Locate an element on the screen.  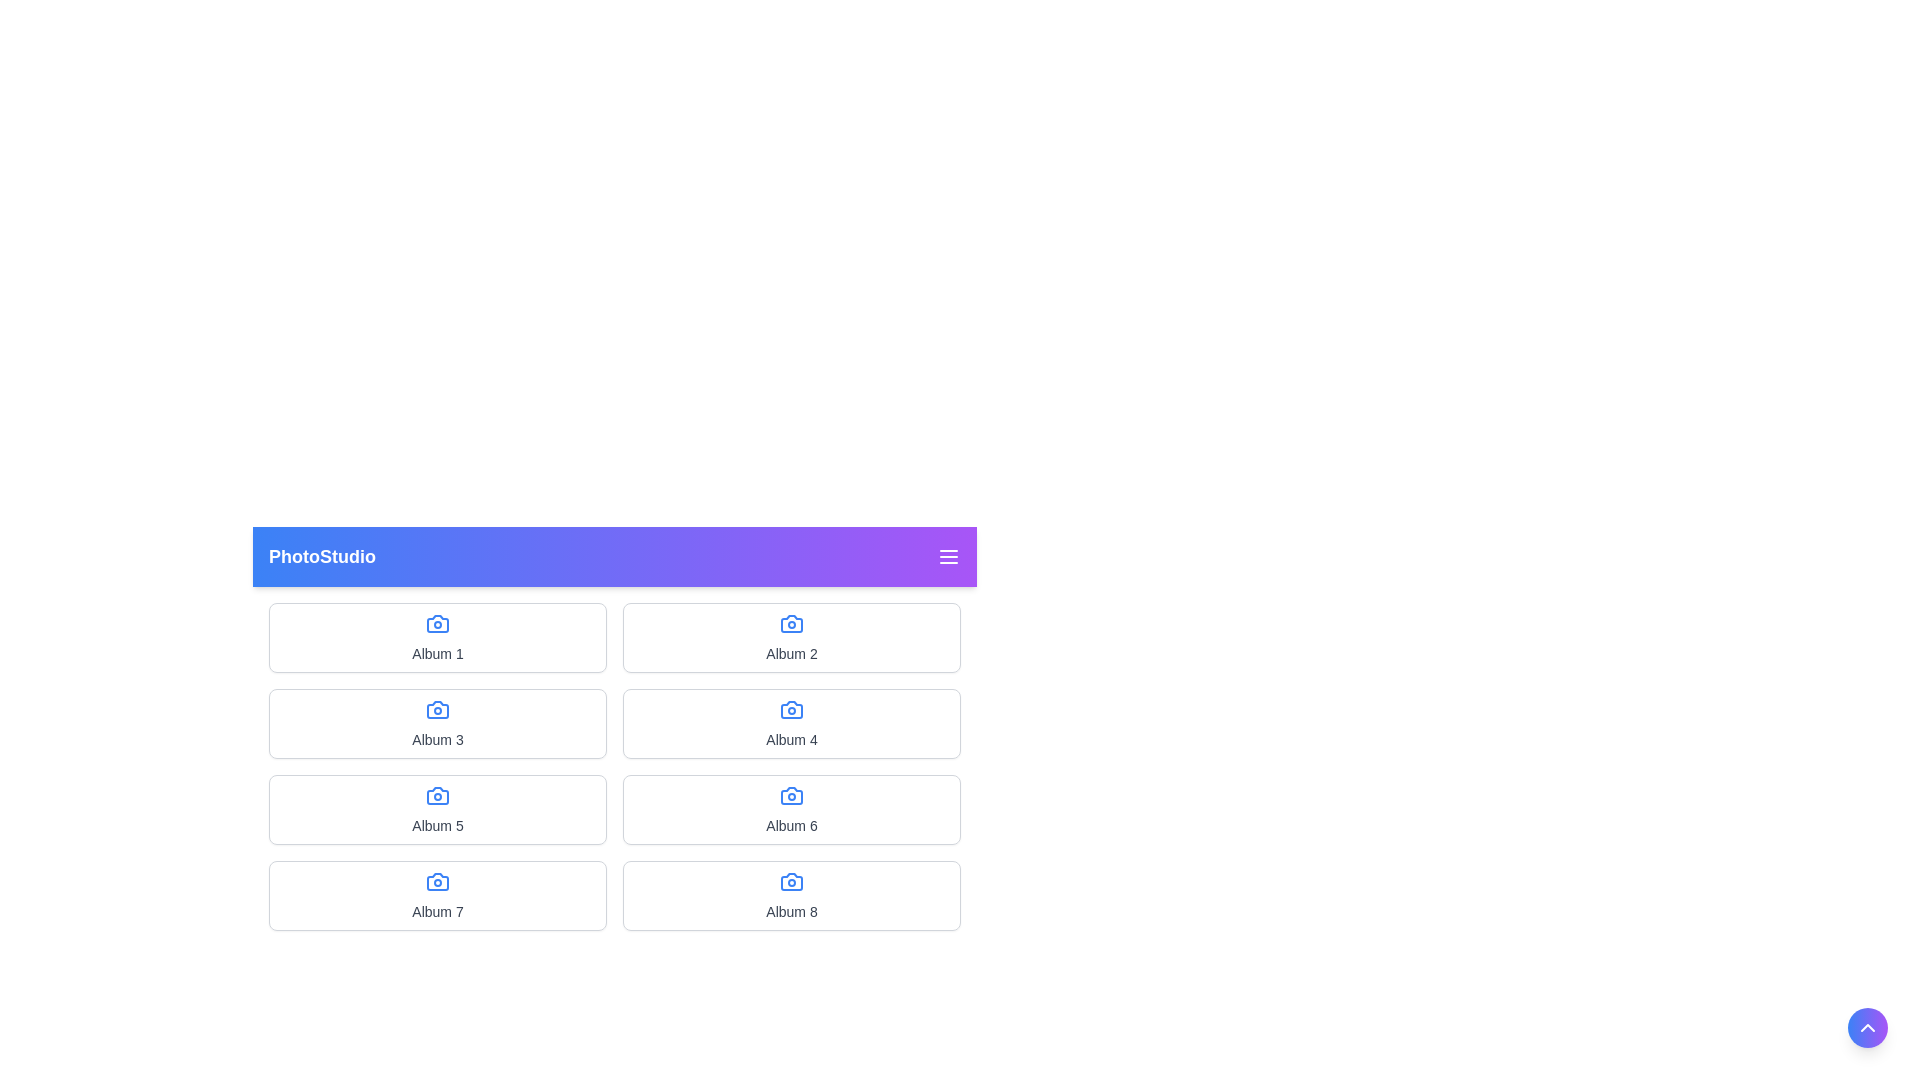
text label that displays the name or title of the album, located in the second column of the second row in a grid layout, specifically the fourth item in the grid is located at coordinates (791, 740).